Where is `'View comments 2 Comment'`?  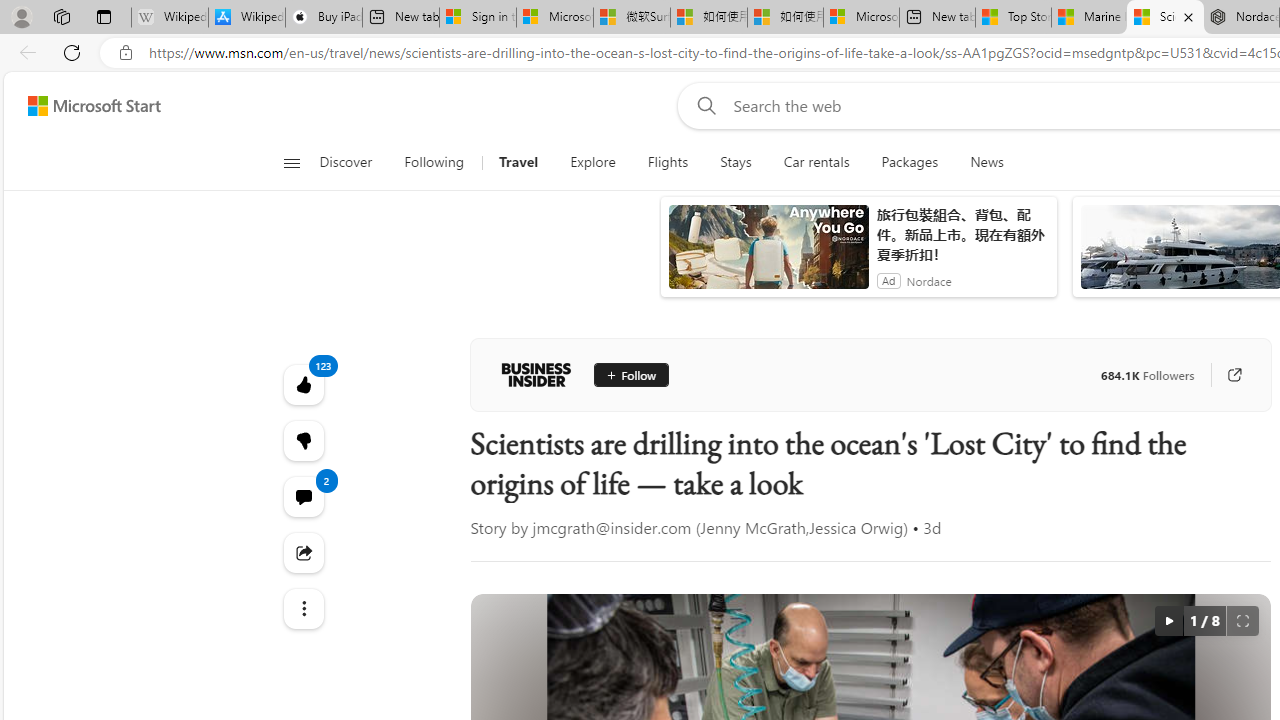
'View comments 2 Comment' is located at coordinates (302, 495).